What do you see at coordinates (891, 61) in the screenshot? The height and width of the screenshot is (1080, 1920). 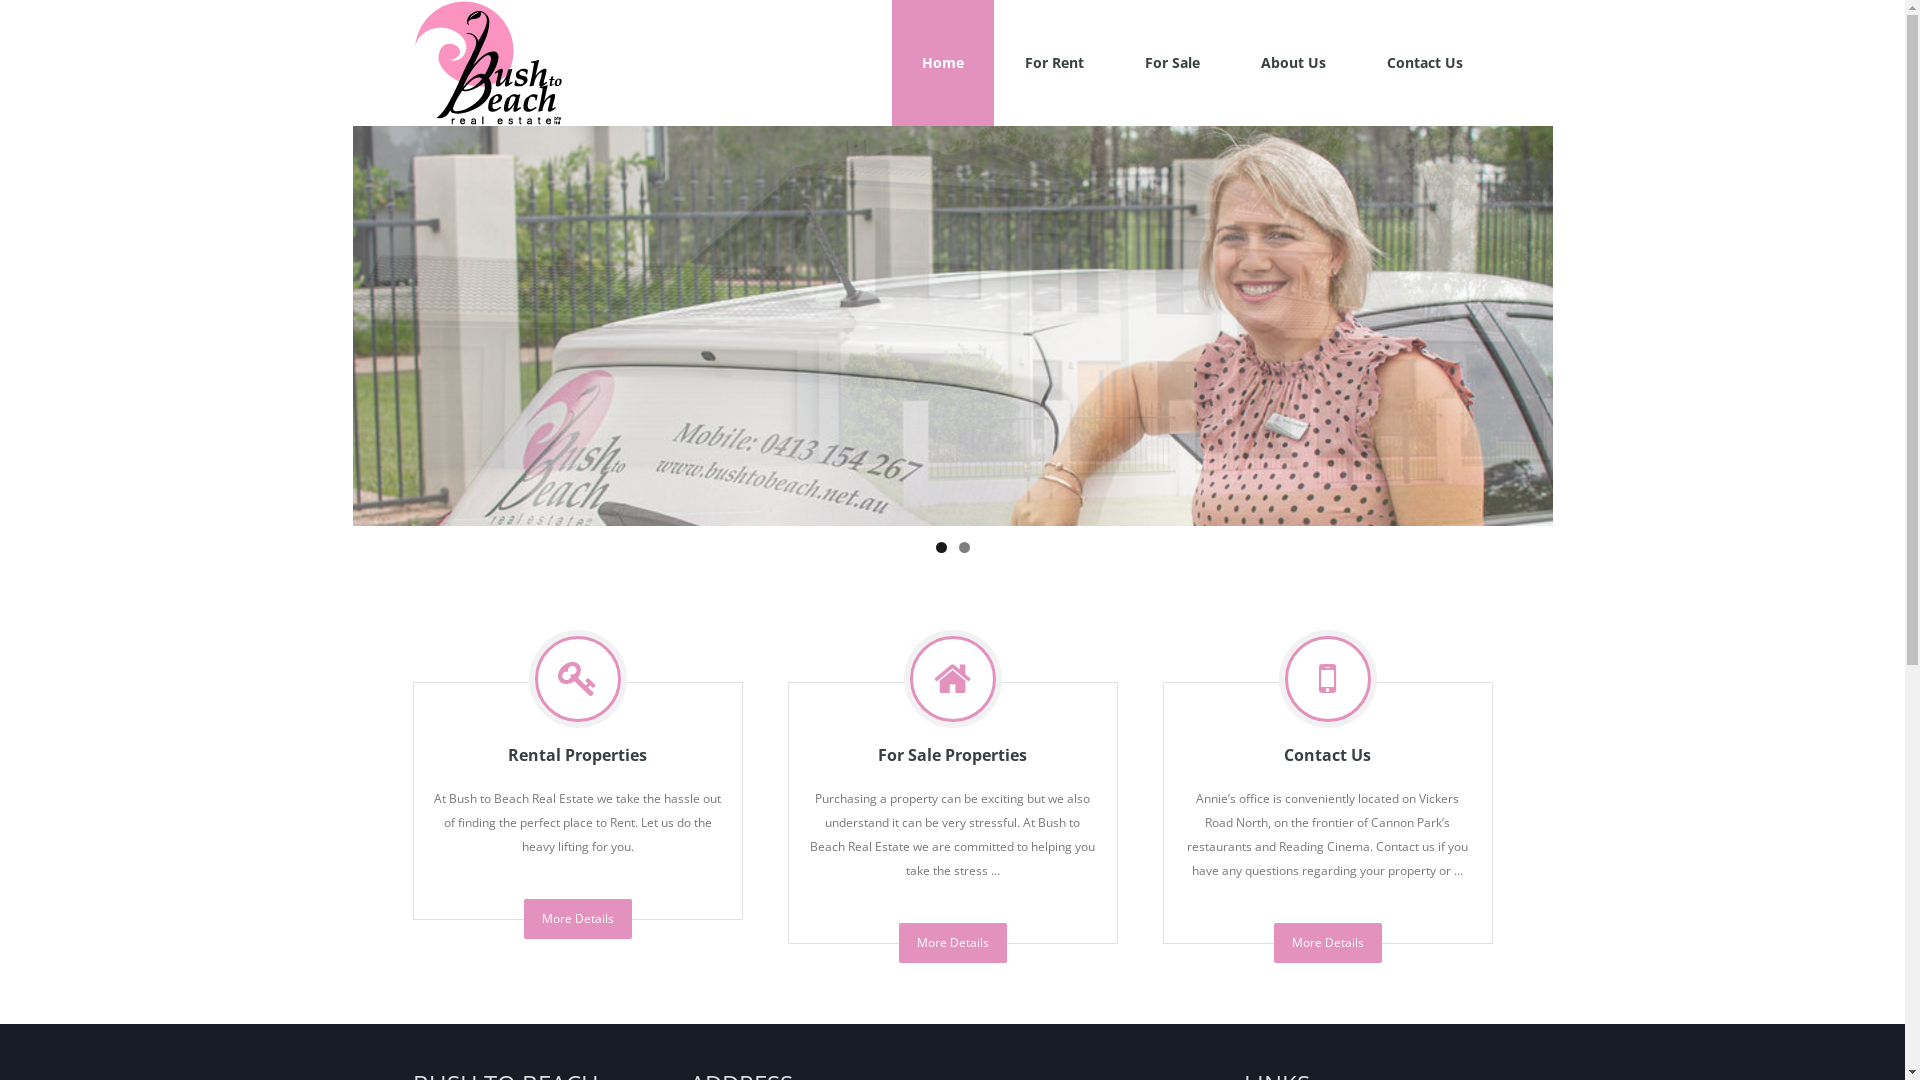 I see `'Home'` at bounding box center [891, 61].